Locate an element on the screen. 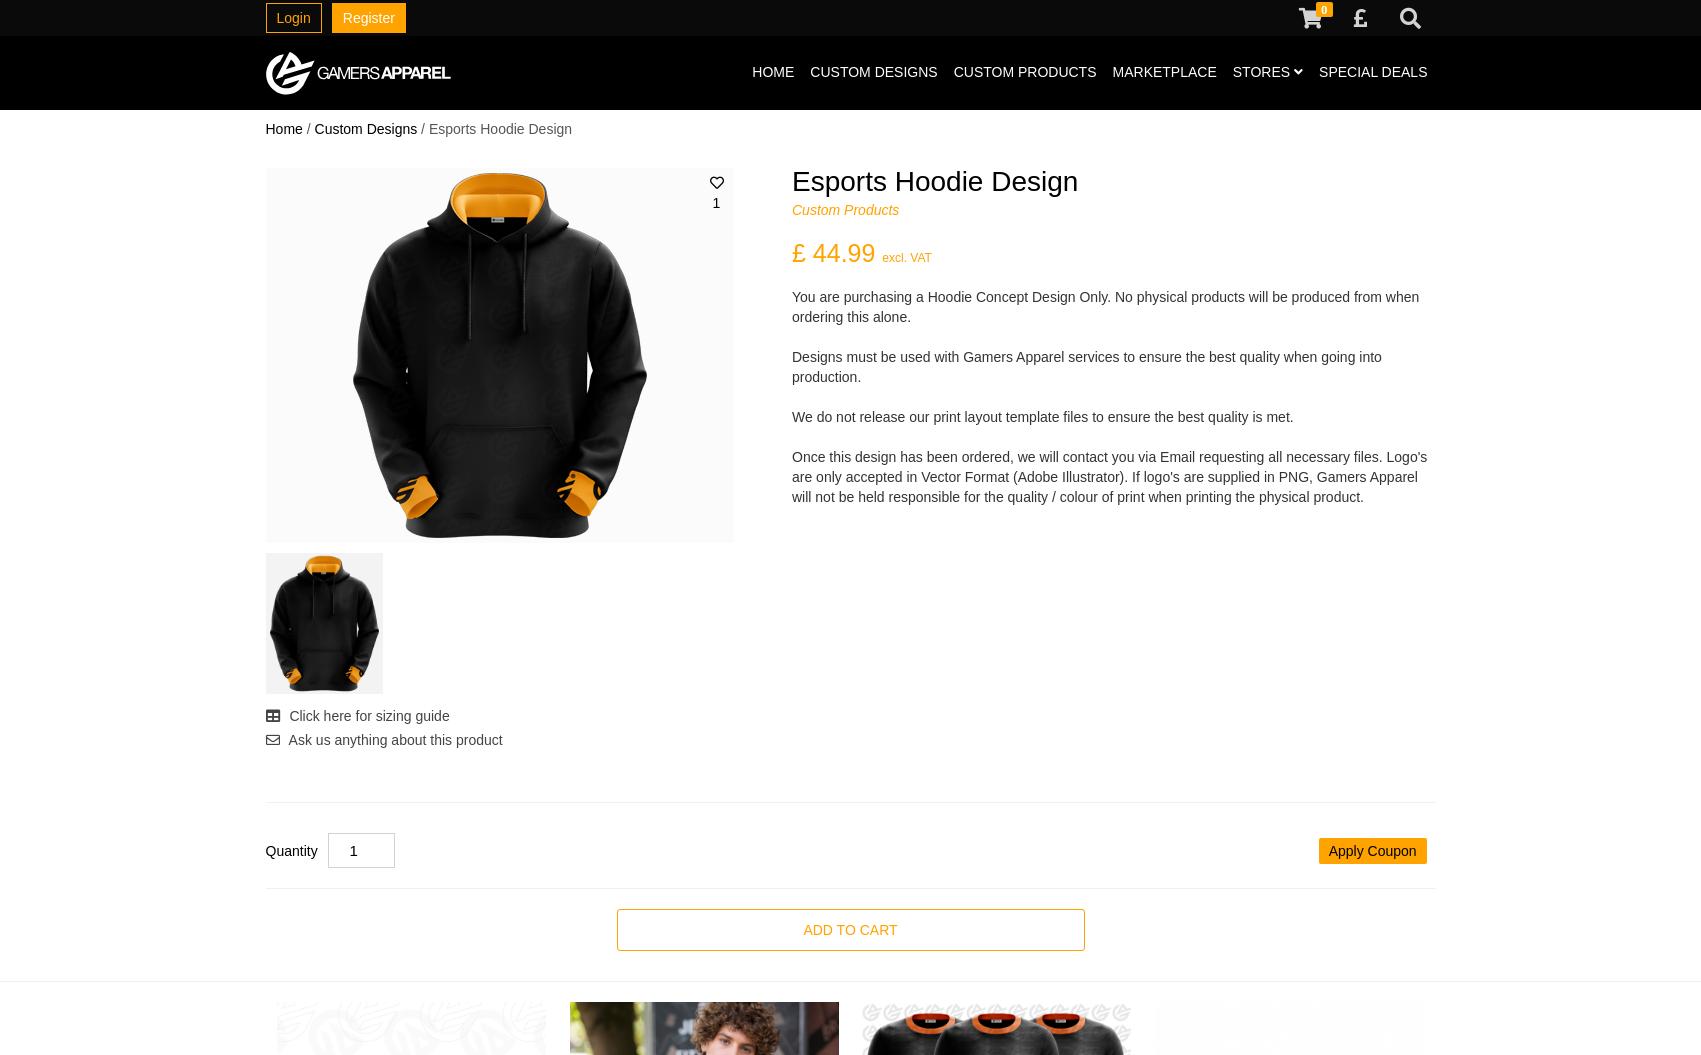  'You are purchasing a Hoodie Concept Design Only. No physical products will be produced from when ordering this alone.' is located at coordinates (791, 306).